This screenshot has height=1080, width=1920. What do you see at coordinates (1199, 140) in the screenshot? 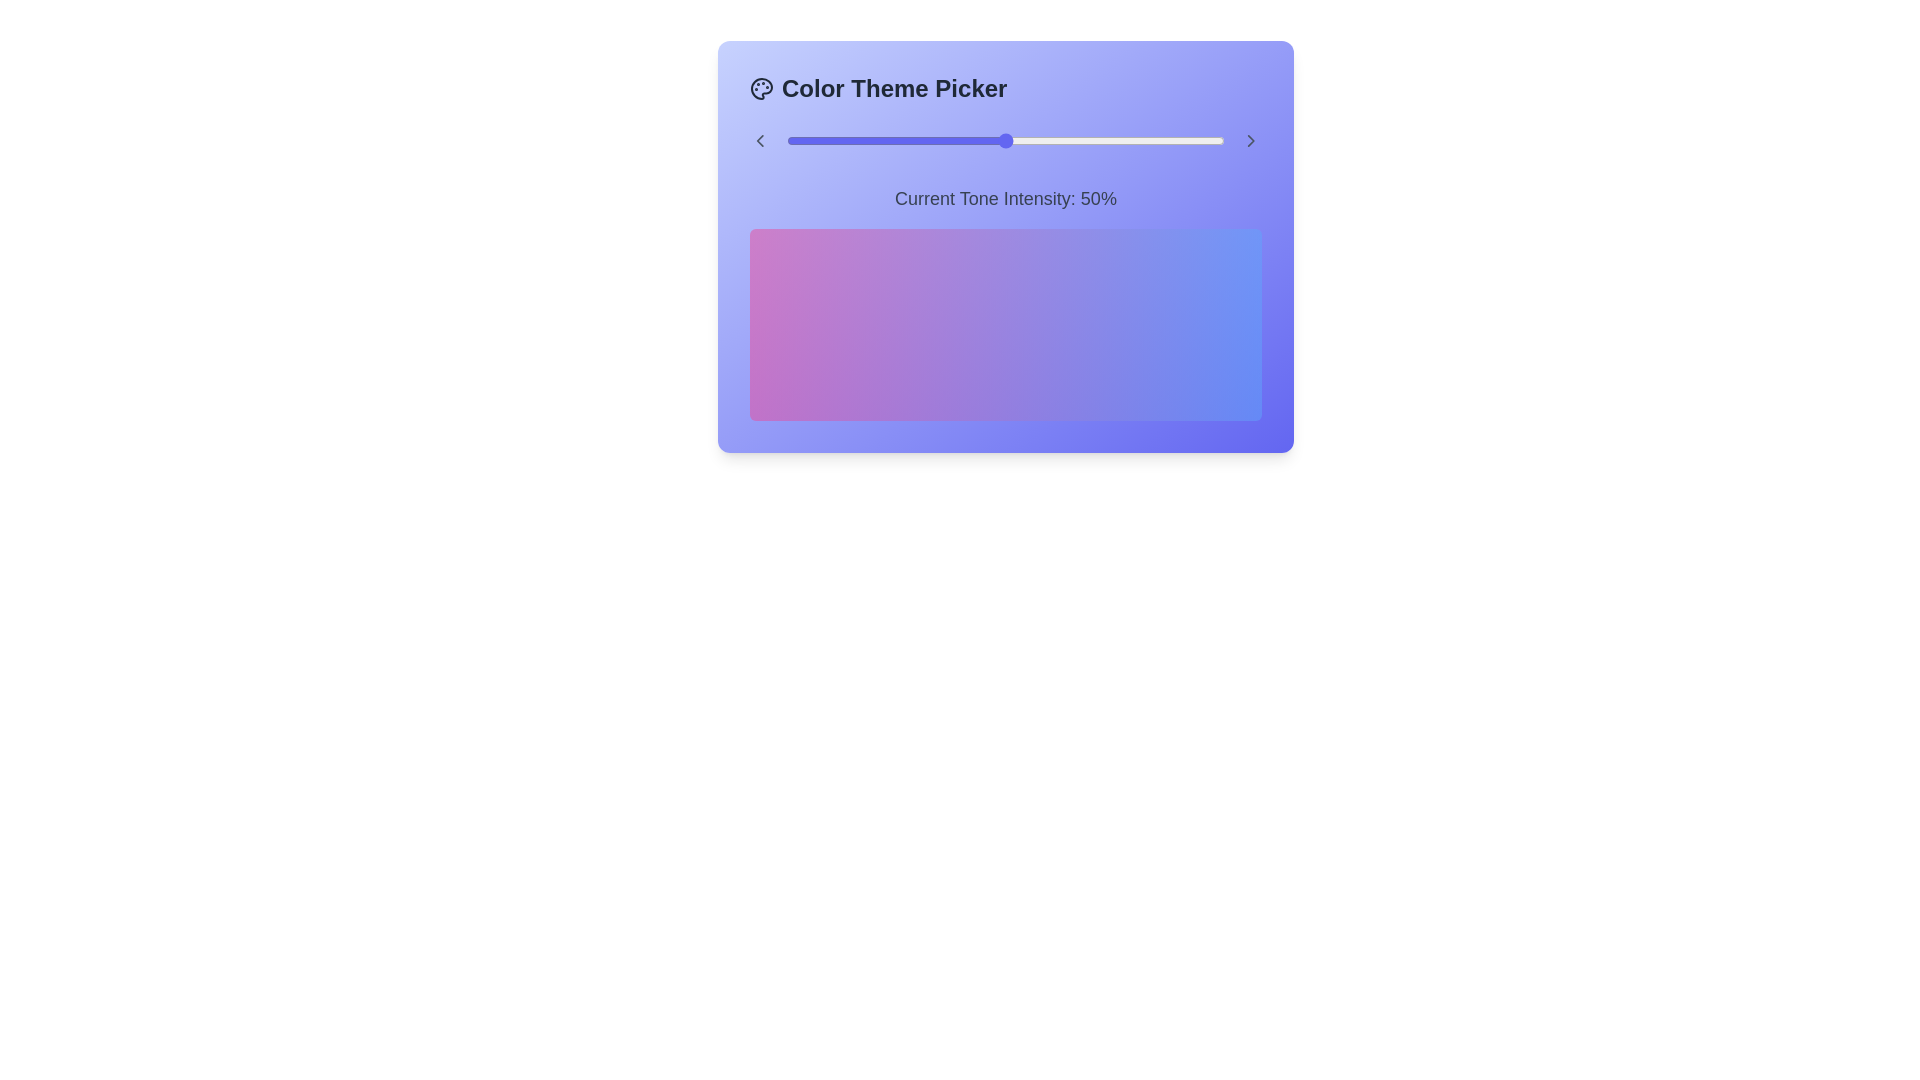
I see `the tone intensity slider to 94%` at bounding box center [1199, 140].